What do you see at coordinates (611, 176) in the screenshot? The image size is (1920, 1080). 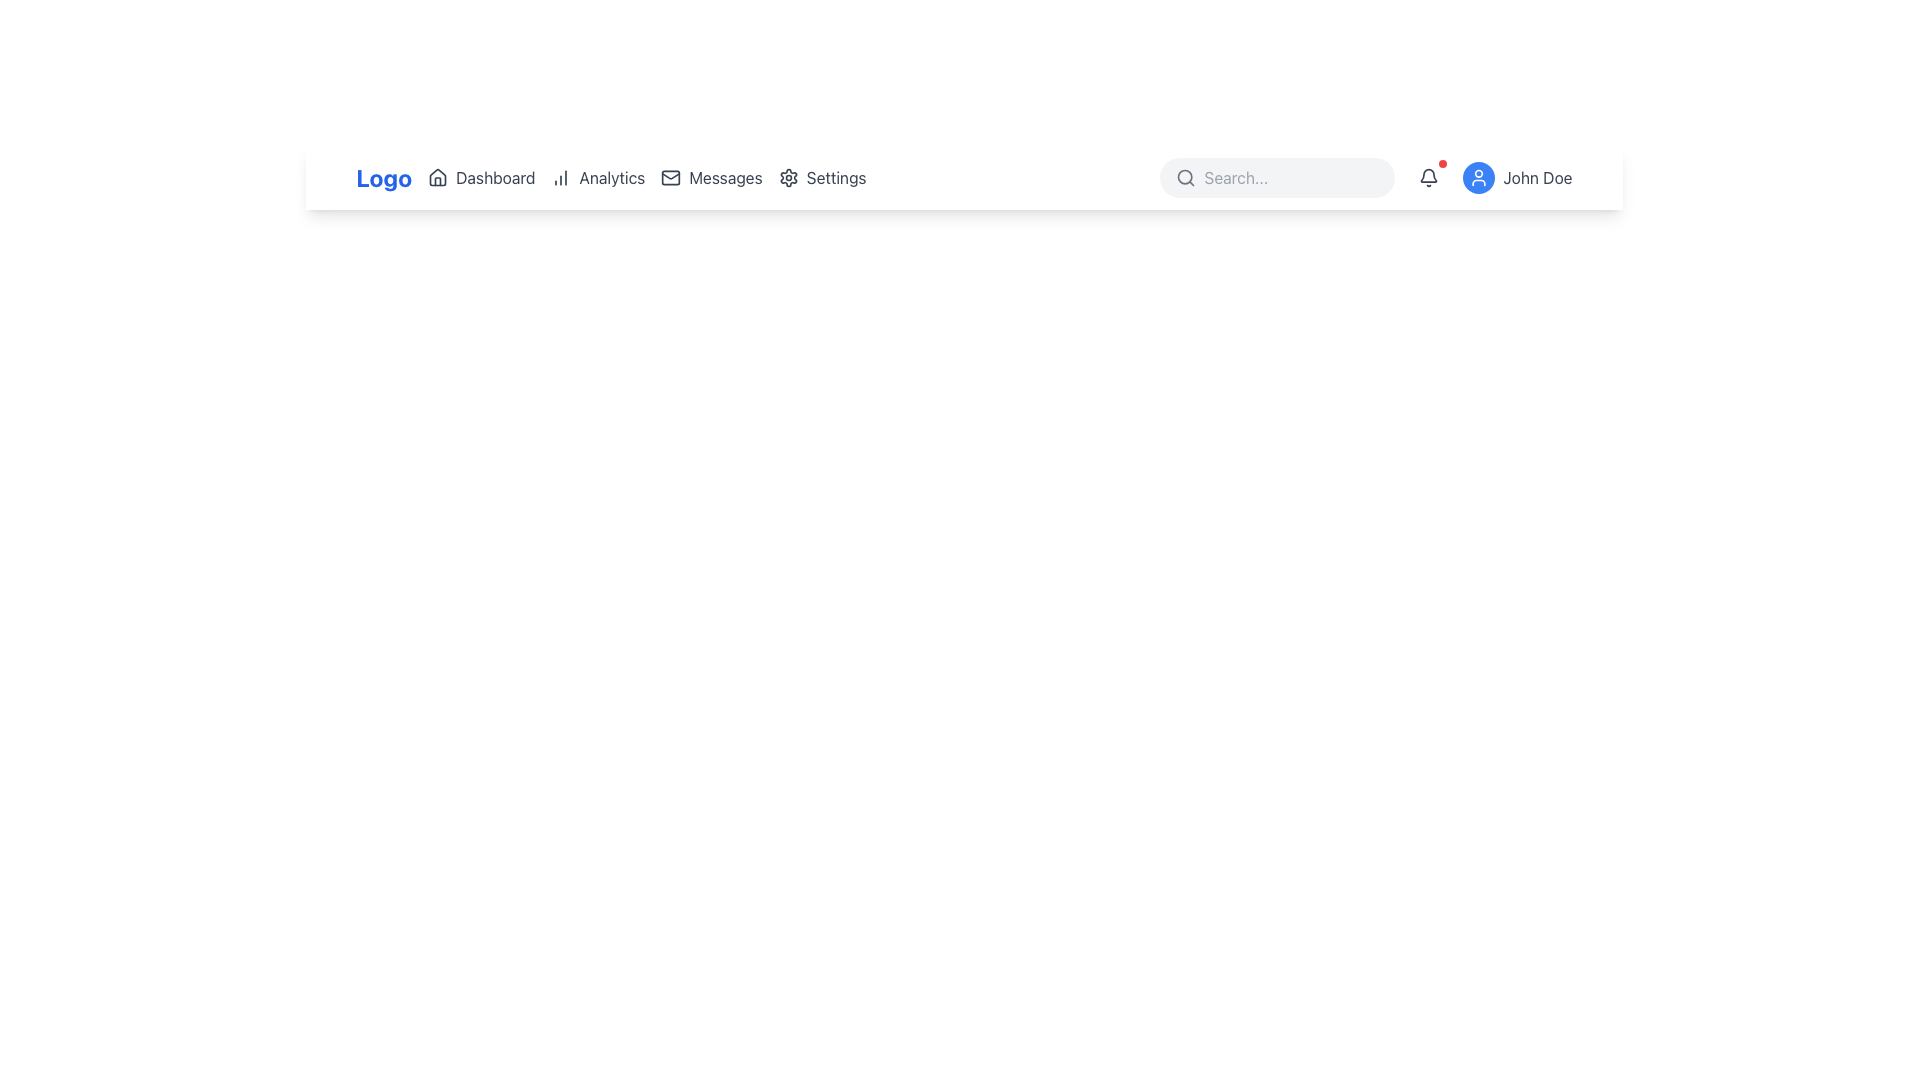 I see `the text label located in the navigation bar, which follows the 'Dashboard' section and precedes the 'Messages' section` at bounding box center [611, 176].